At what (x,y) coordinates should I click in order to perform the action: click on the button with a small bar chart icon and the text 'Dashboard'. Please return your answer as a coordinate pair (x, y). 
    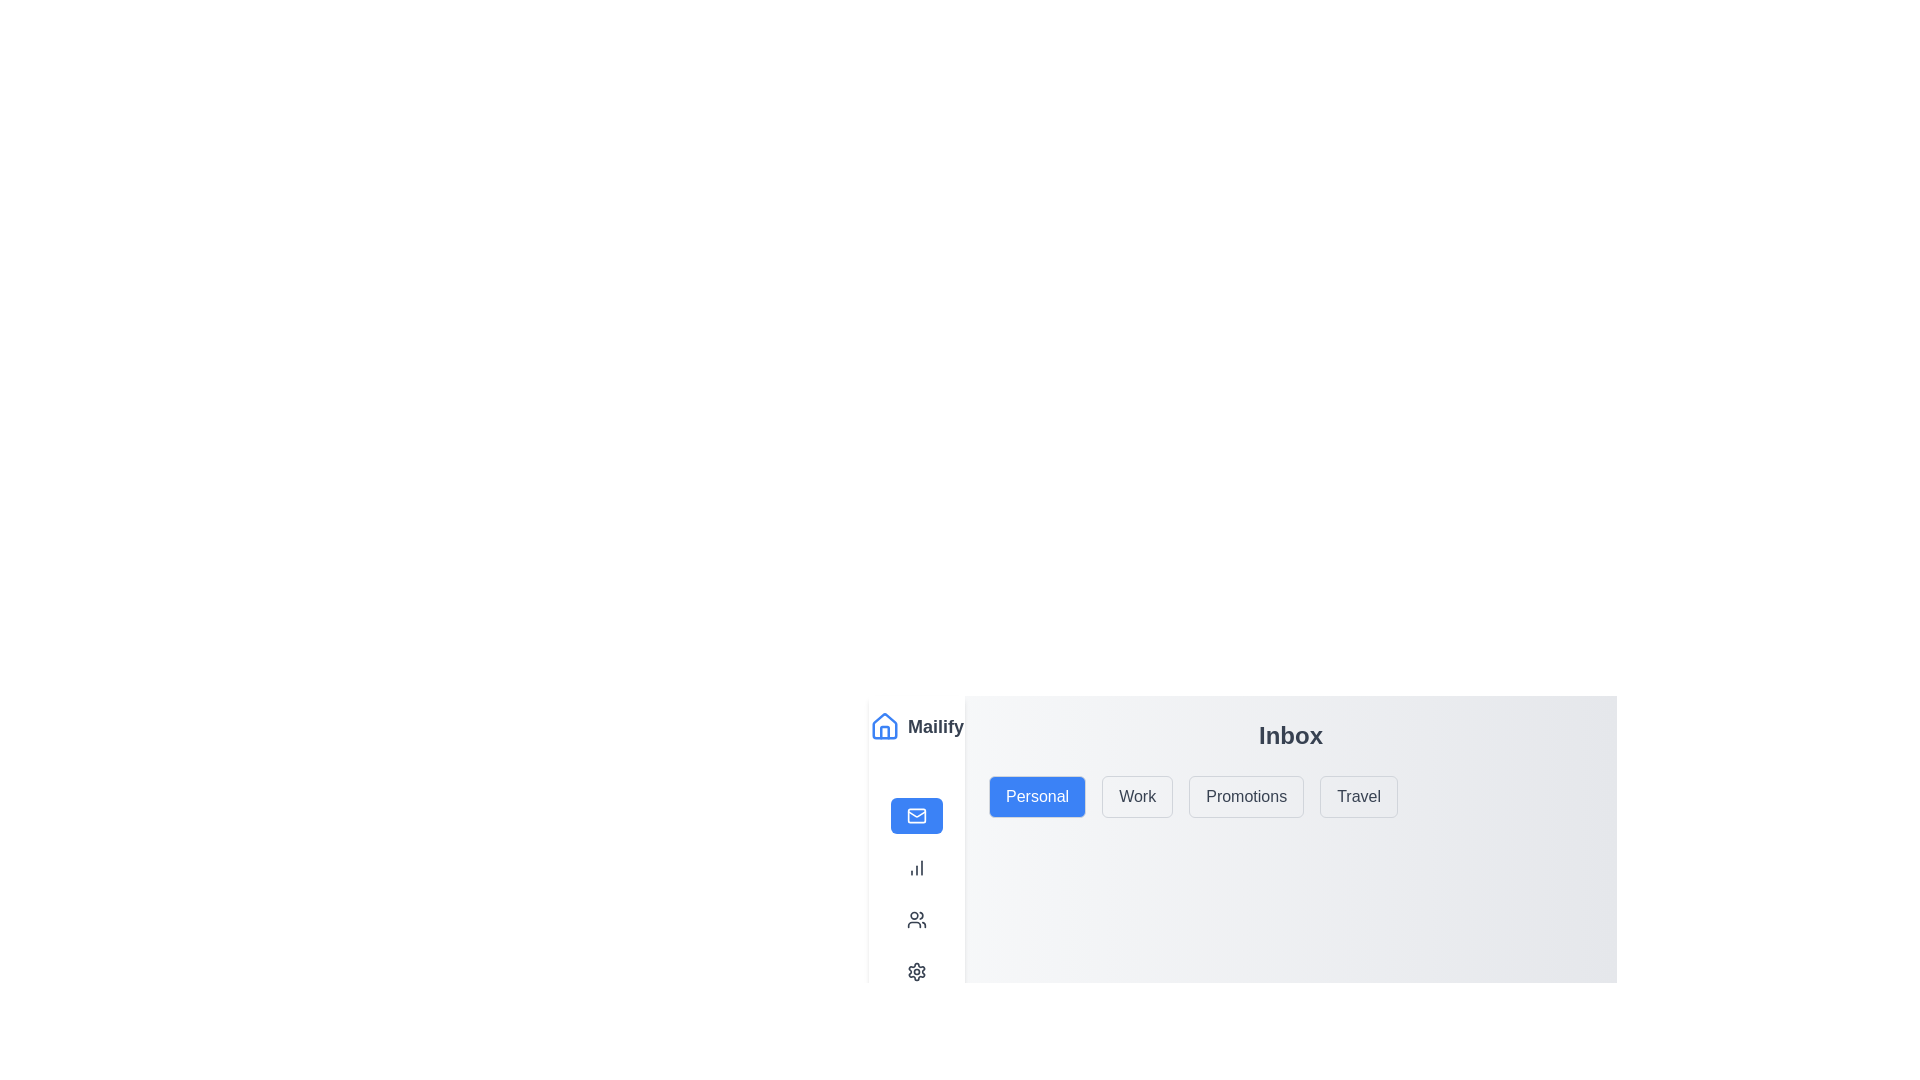
    Looking at the image, I should click on (915, 866).